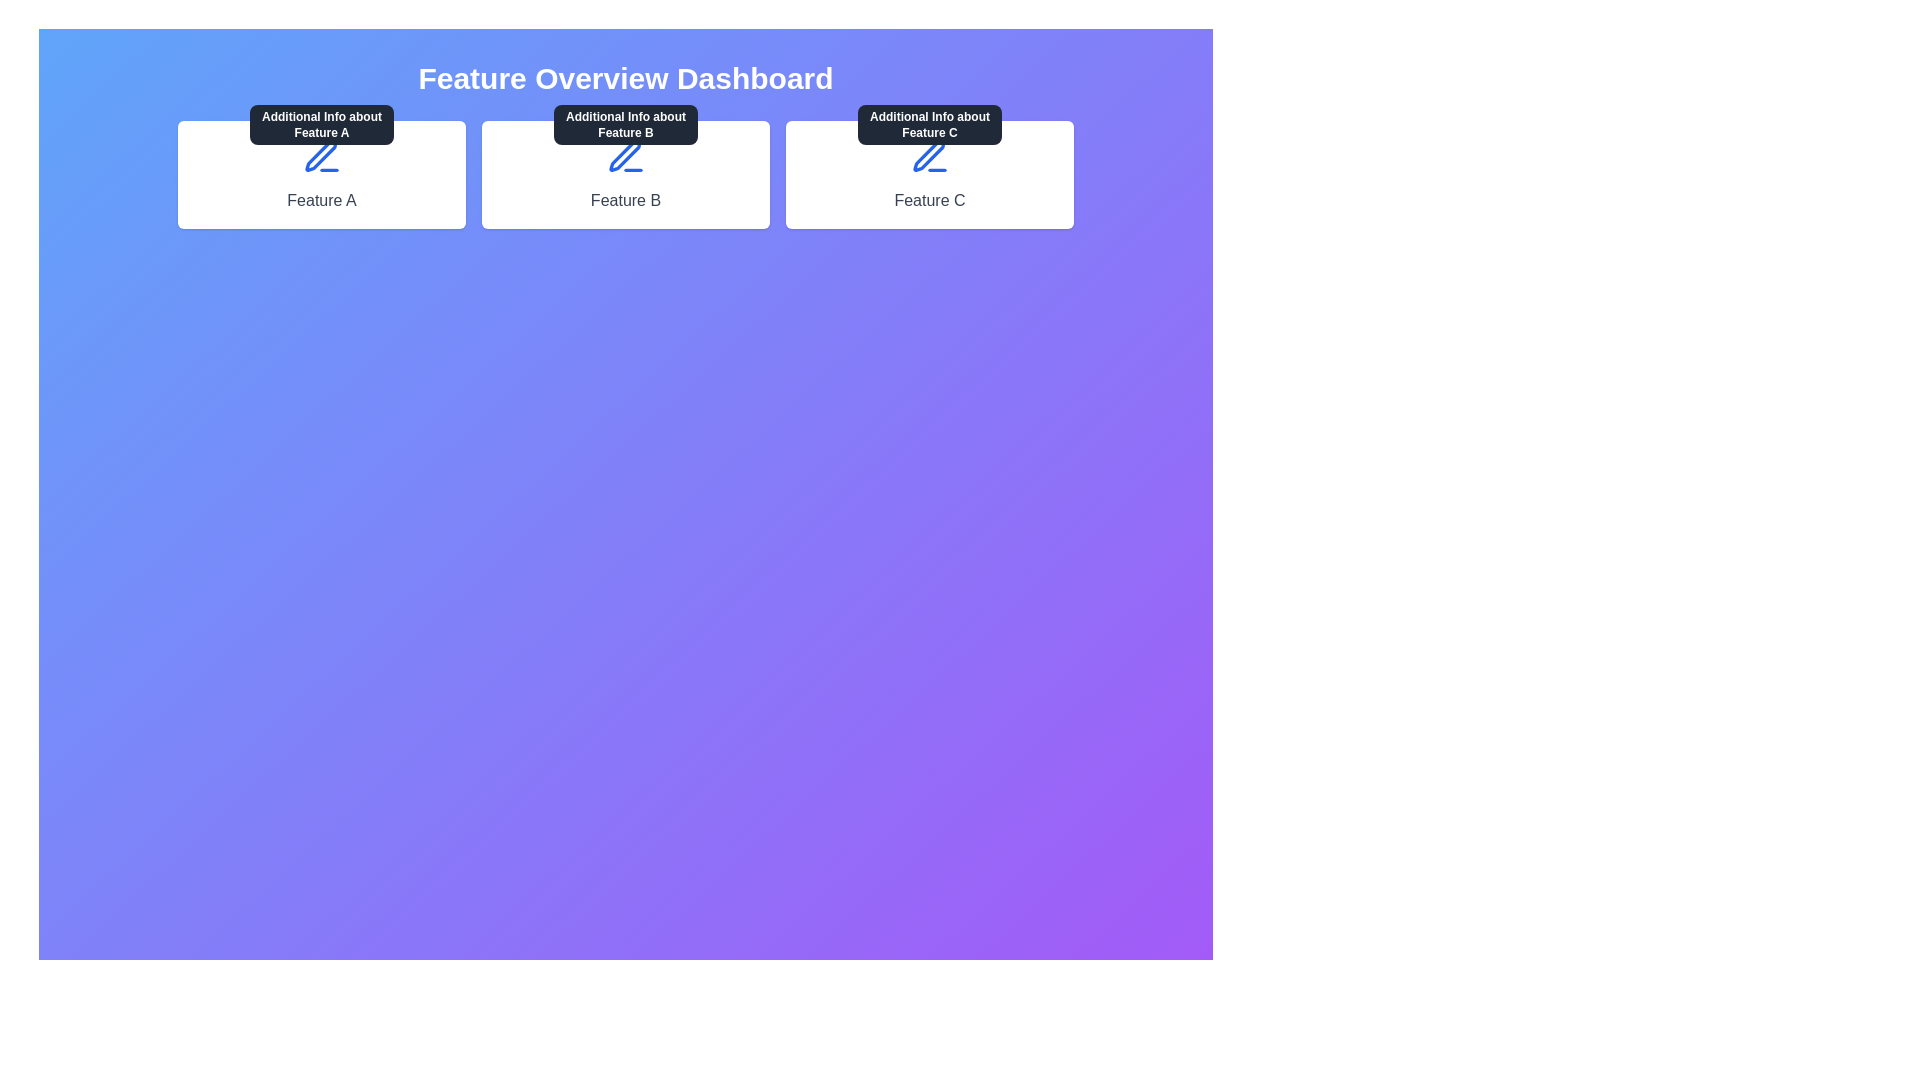 The height and width of the screenshot is (1080, 1920). Describe the element at coordinates (624, 156) in the screenshot. I see `the blue pen icon located centrally within the white card labeled 'Feature B', which is below the black banner 'Additional Info about Feature B'` at that location.